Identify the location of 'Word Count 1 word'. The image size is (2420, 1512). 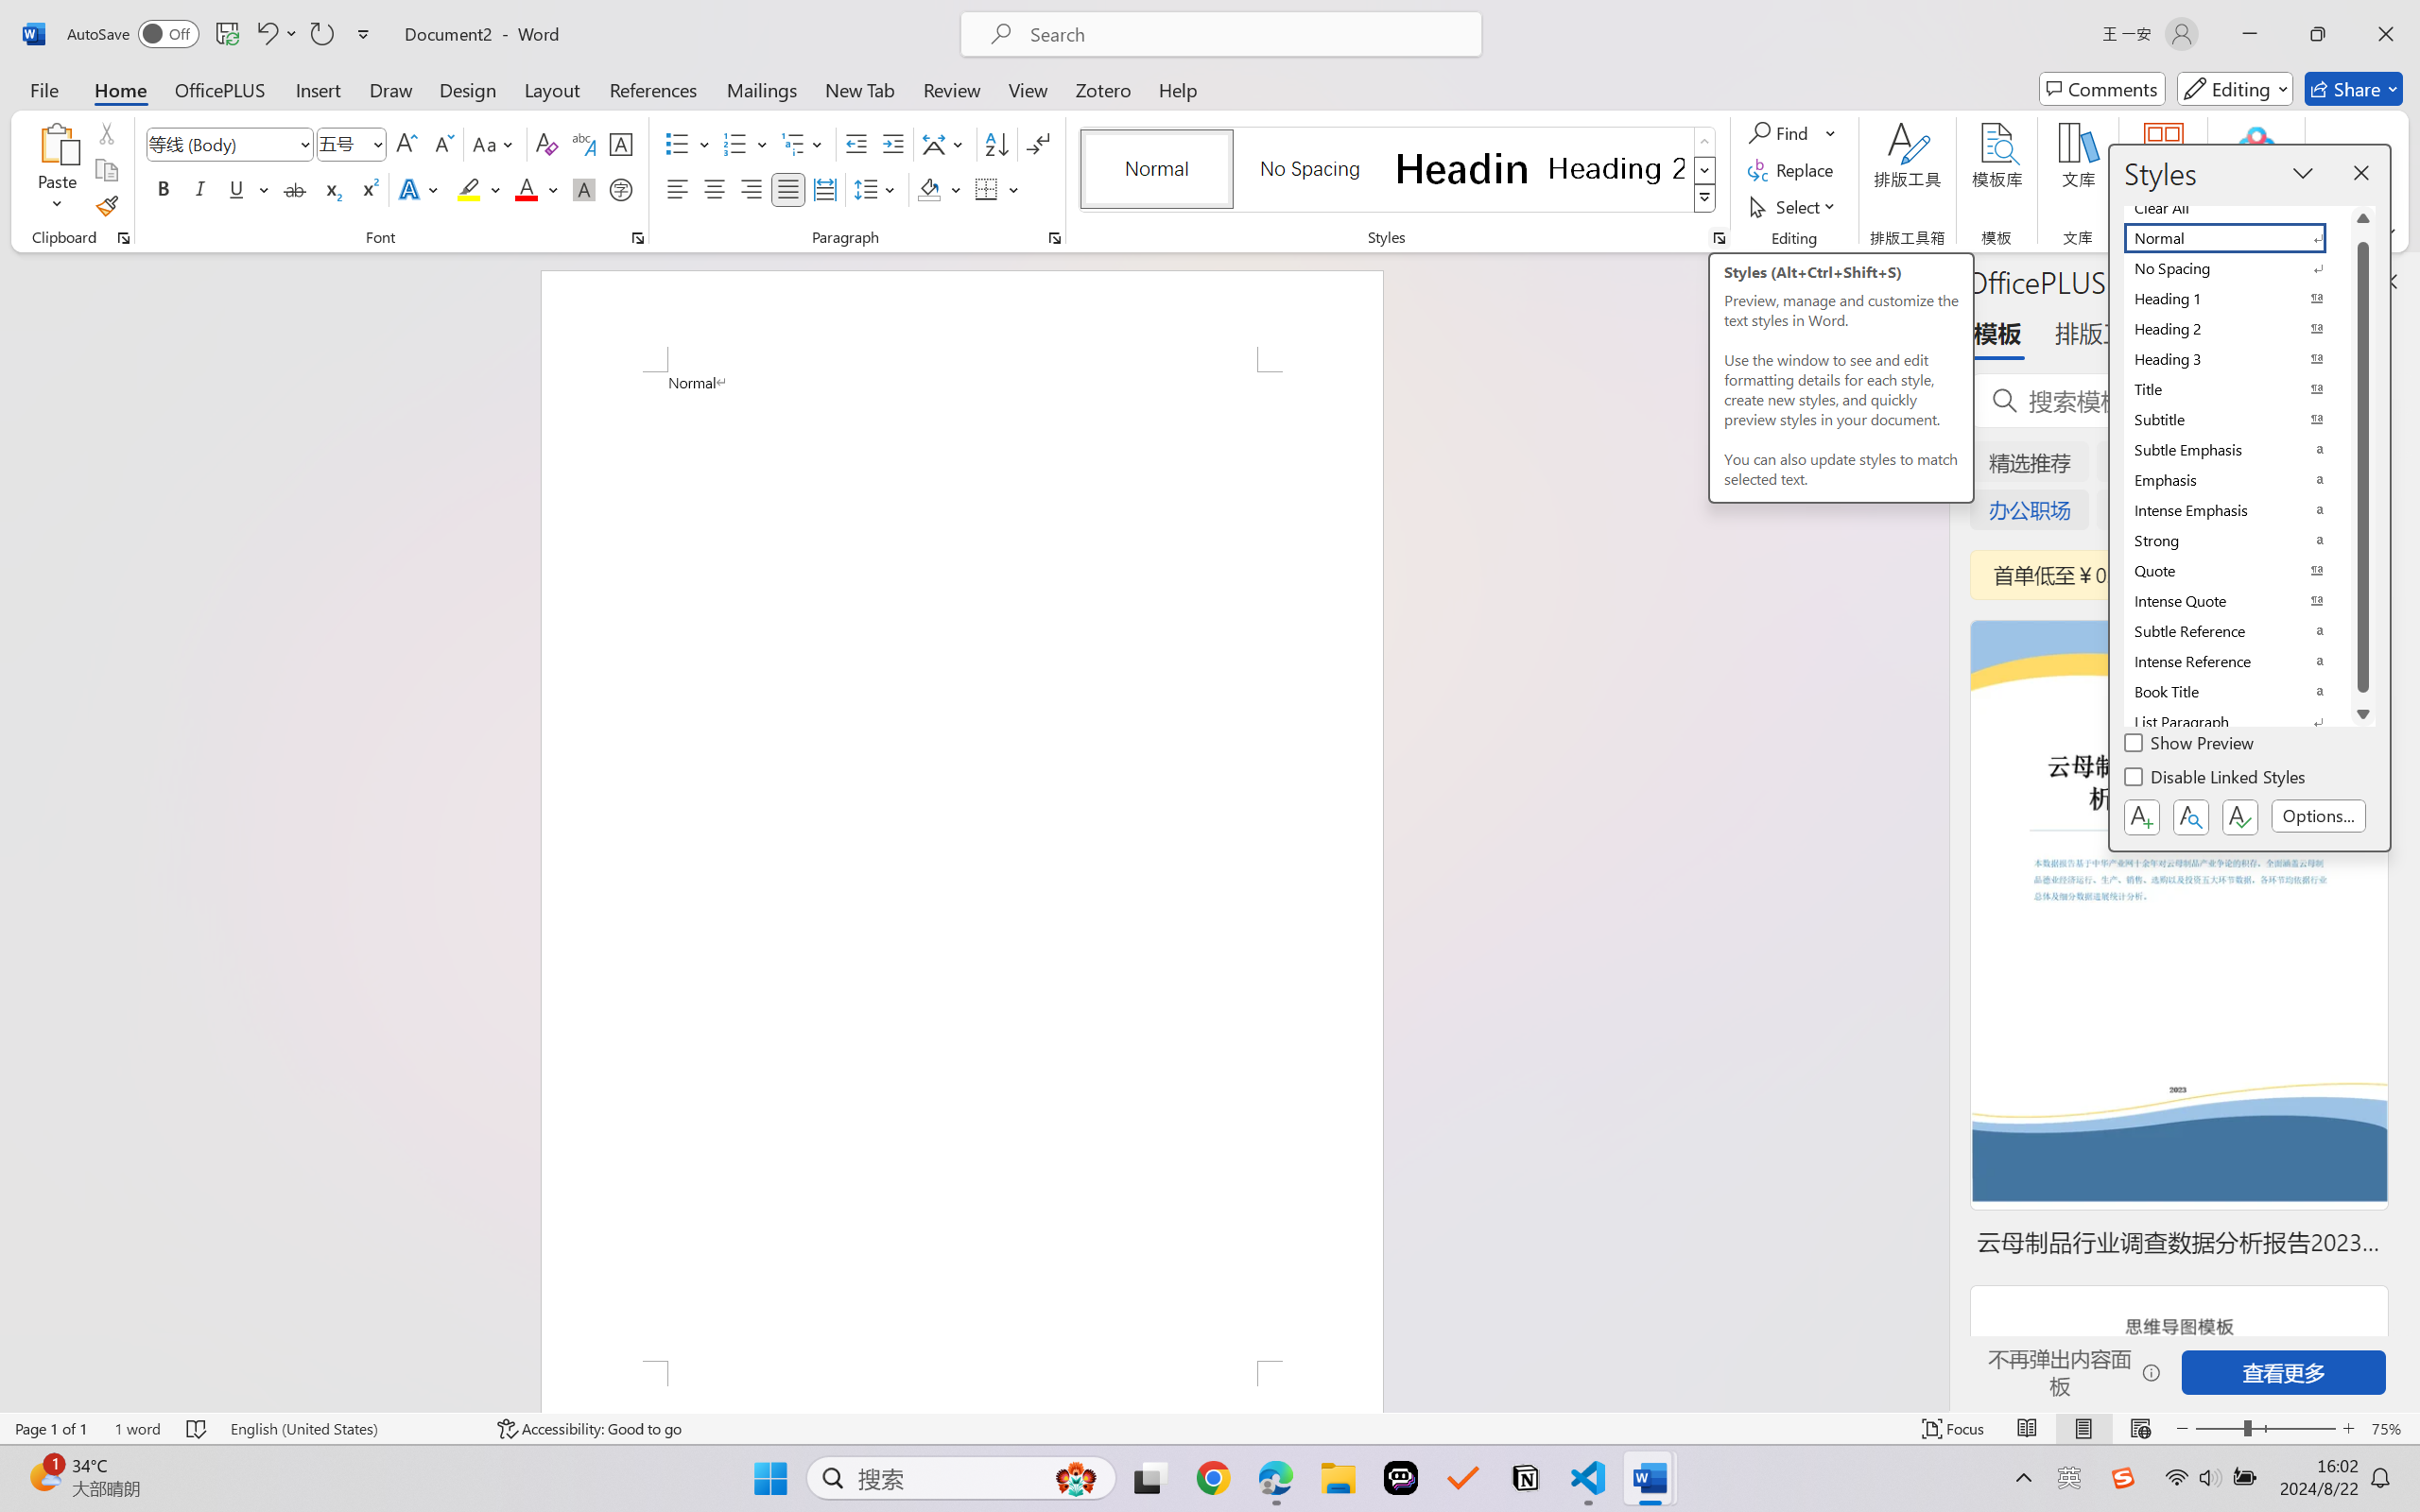
(137, 1428).